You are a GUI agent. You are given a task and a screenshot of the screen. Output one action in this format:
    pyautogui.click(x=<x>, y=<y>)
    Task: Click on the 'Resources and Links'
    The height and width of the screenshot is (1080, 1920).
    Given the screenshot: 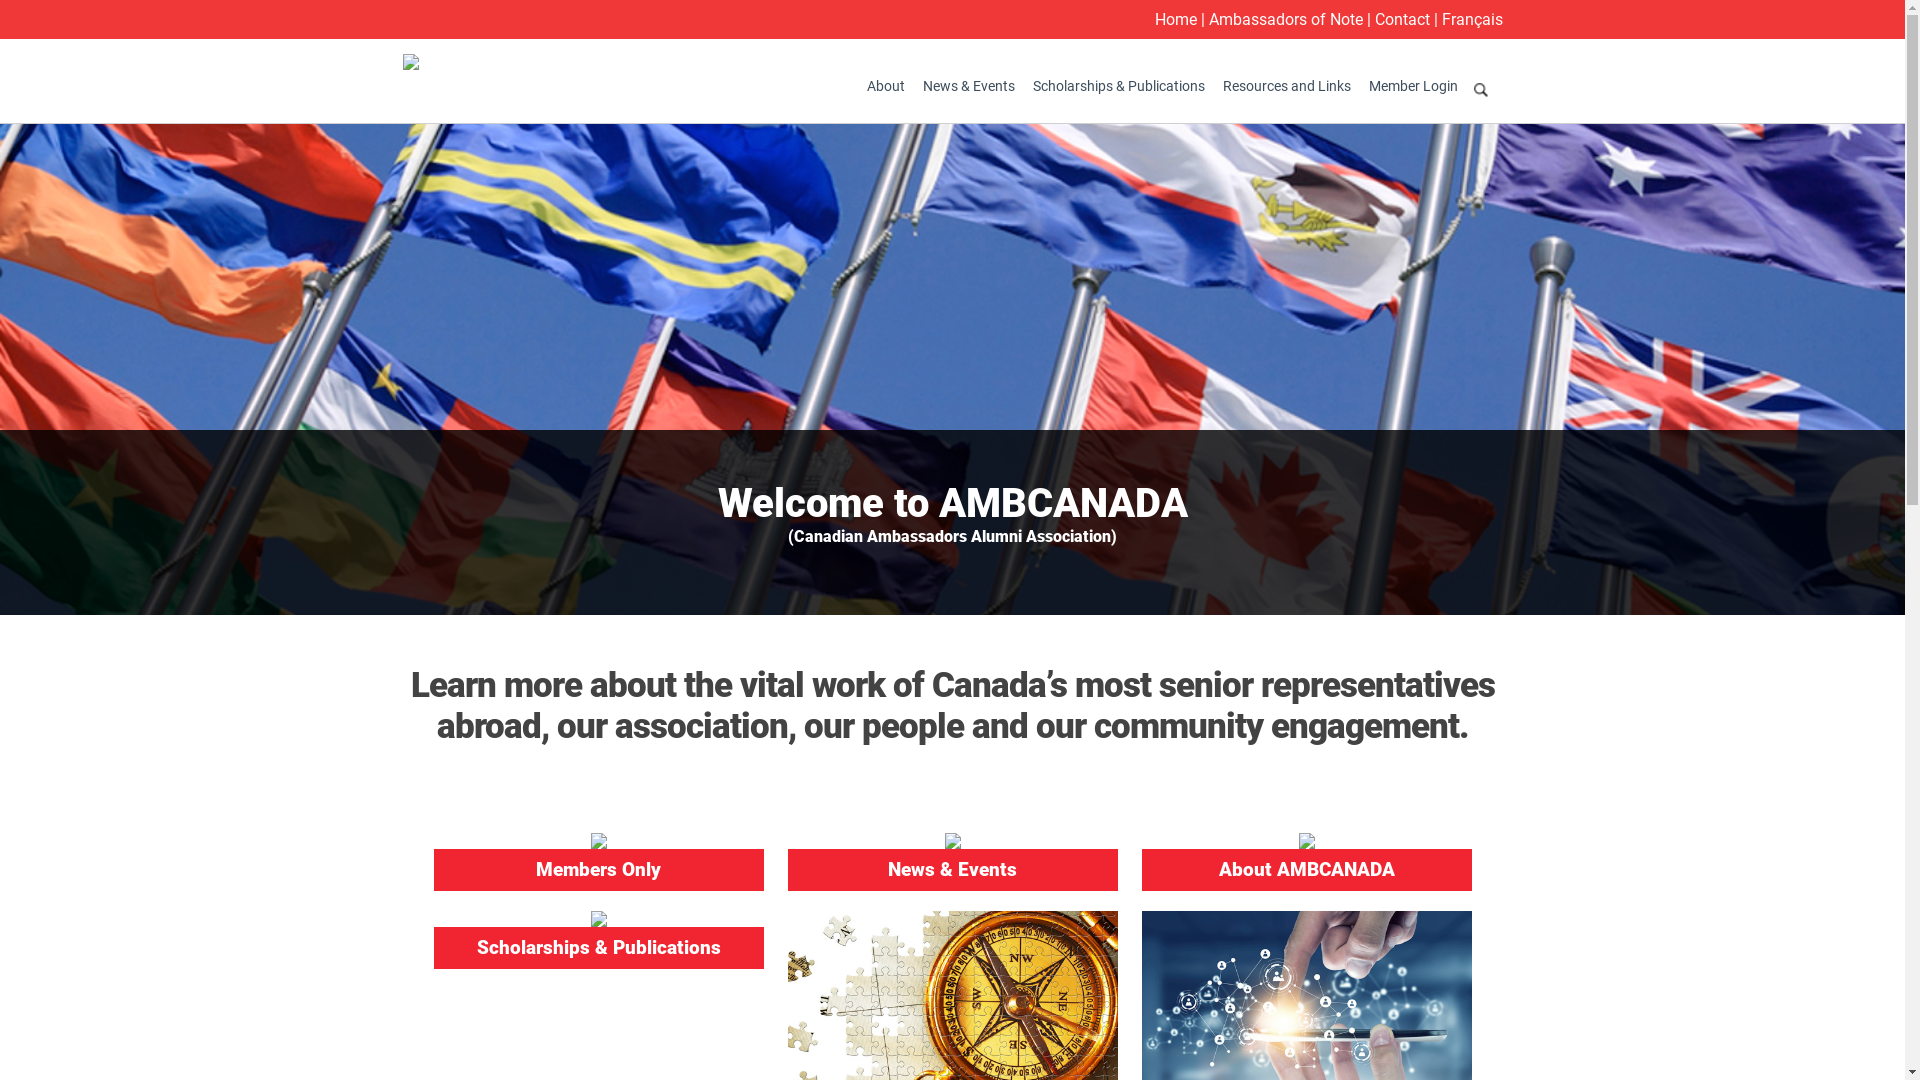 What is the action you would take?
    pyautogui.click(x=1286, y=84)
    